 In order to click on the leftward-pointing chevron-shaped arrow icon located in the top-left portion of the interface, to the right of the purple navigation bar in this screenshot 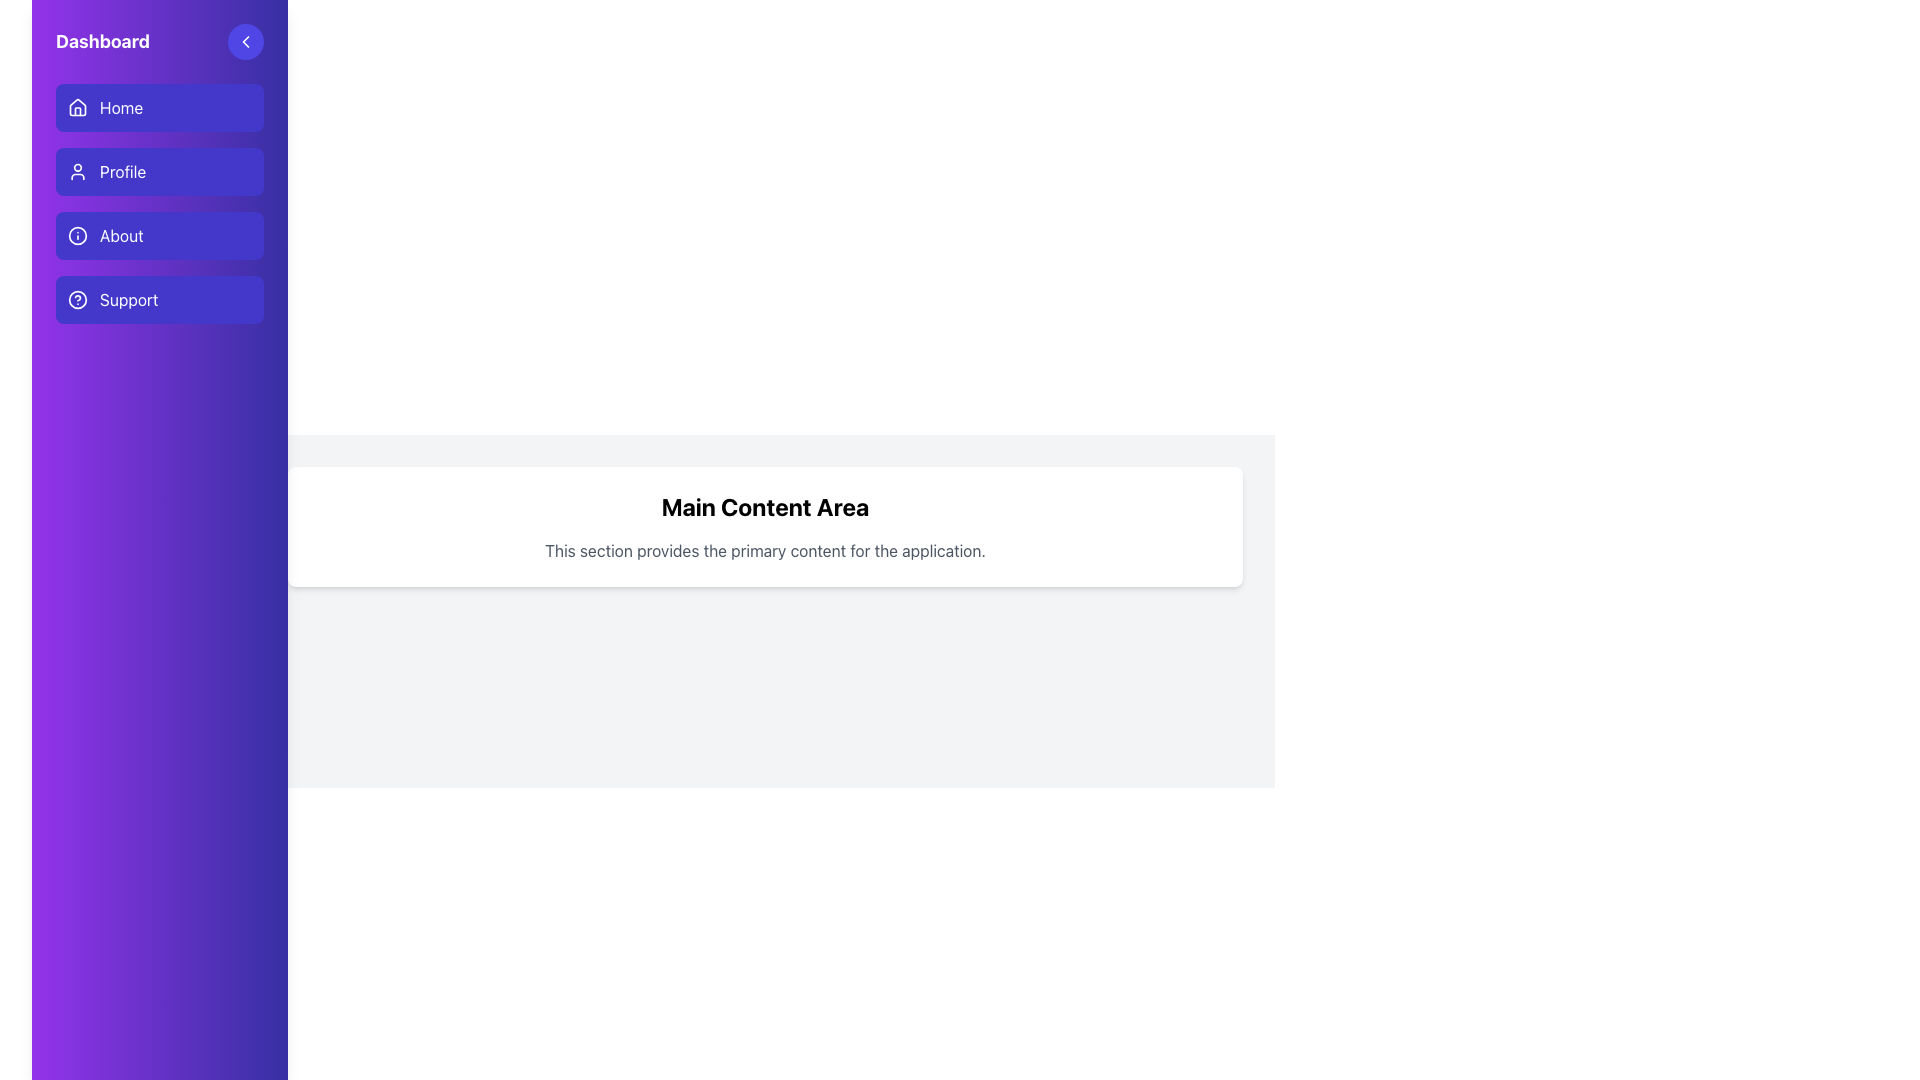, I will do `click(244, 42)`.